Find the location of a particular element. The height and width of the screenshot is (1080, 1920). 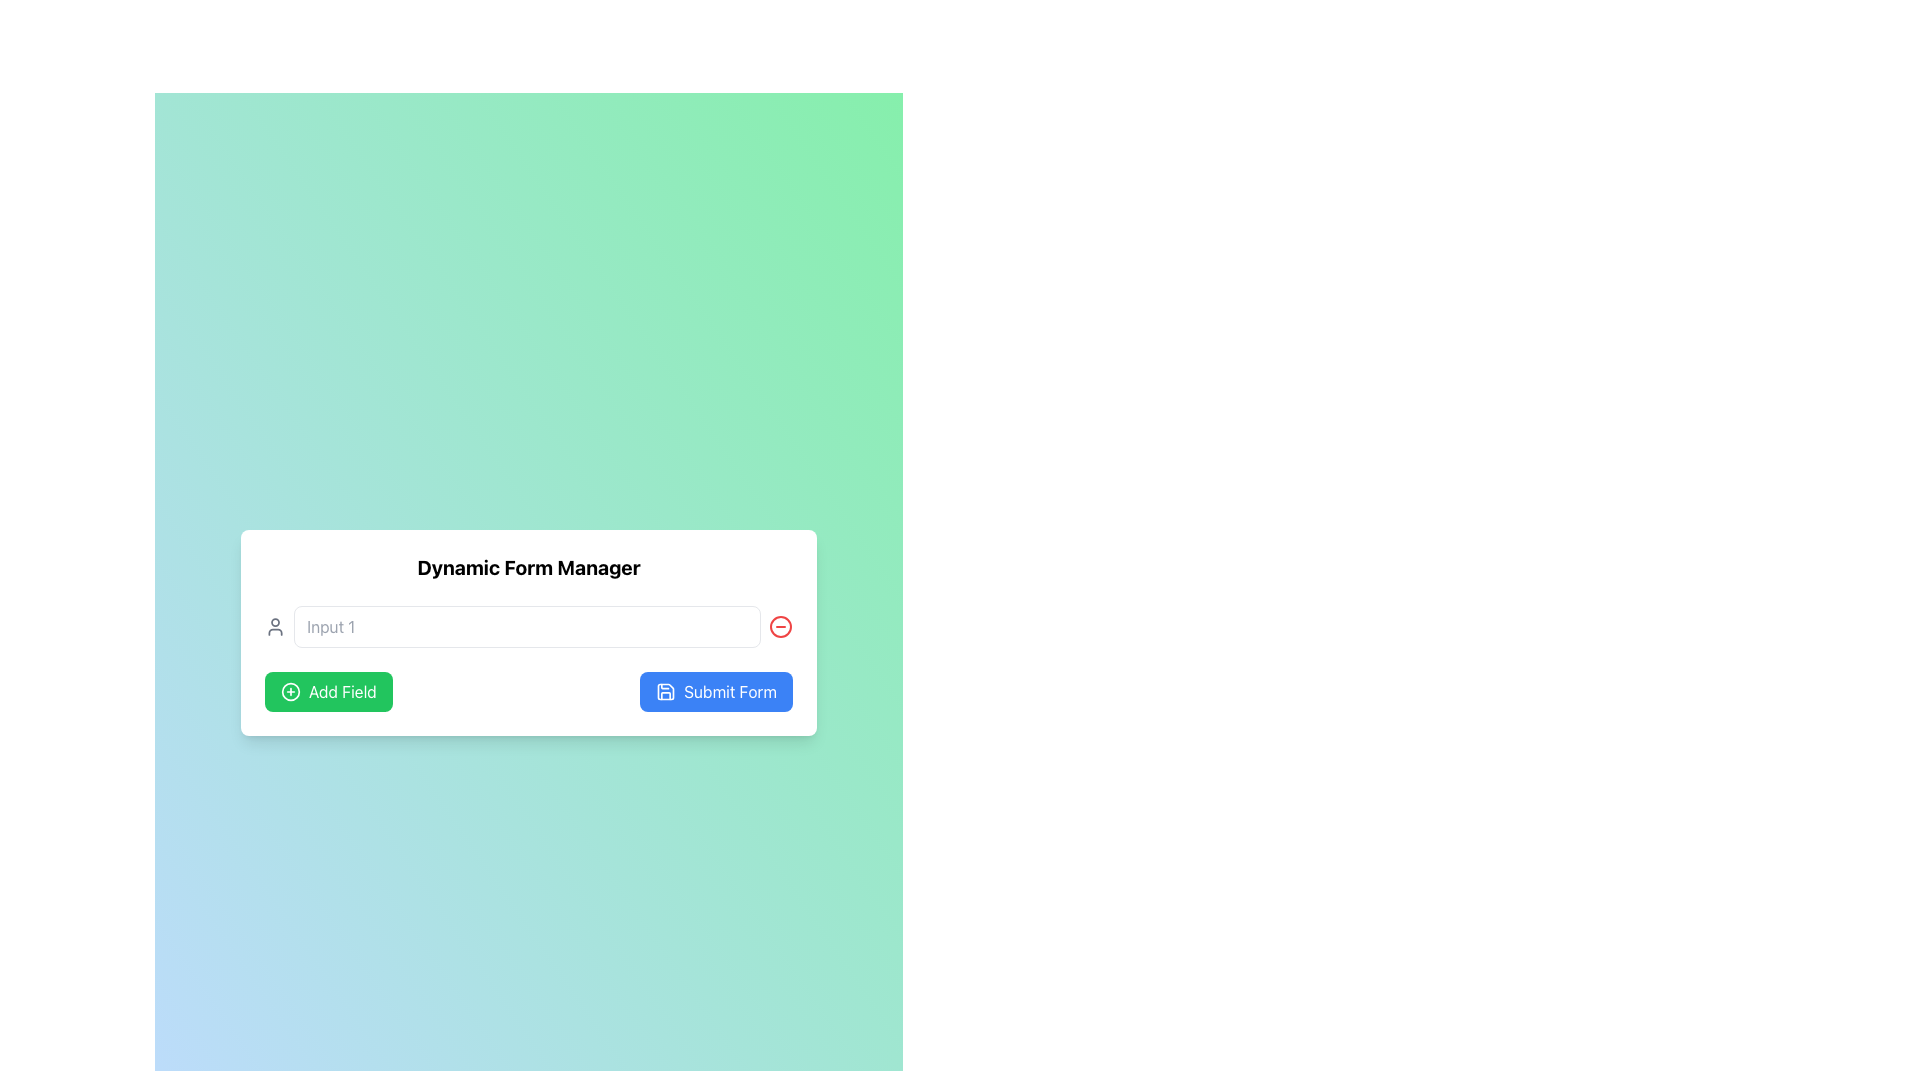

the icon located on the left edge of the 'Add Field' button is located at coordinates (290, 690).